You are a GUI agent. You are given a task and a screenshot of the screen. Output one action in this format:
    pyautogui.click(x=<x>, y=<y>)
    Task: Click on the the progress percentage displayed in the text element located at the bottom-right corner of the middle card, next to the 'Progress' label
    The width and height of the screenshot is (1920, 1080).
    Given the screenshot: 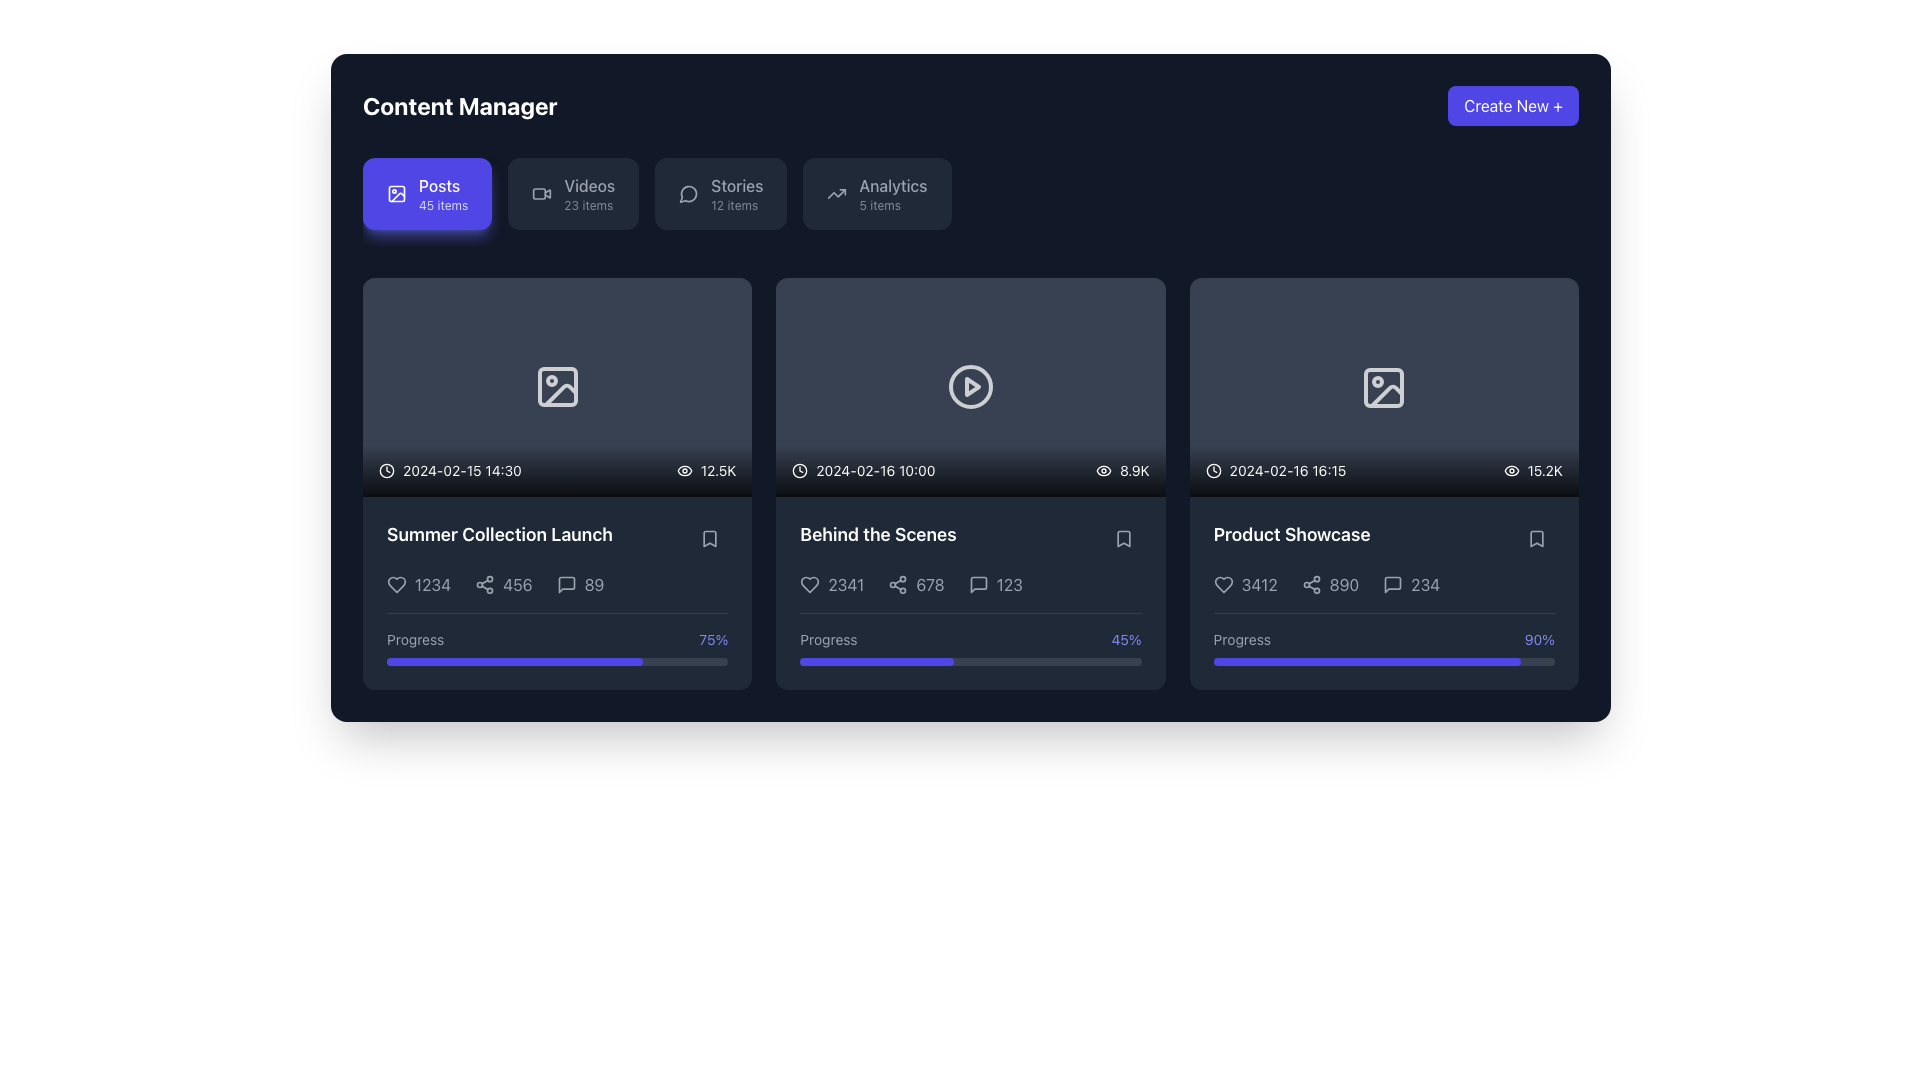 What is the action you would take?
    pyautogui.click(x=1126, y=640)
    